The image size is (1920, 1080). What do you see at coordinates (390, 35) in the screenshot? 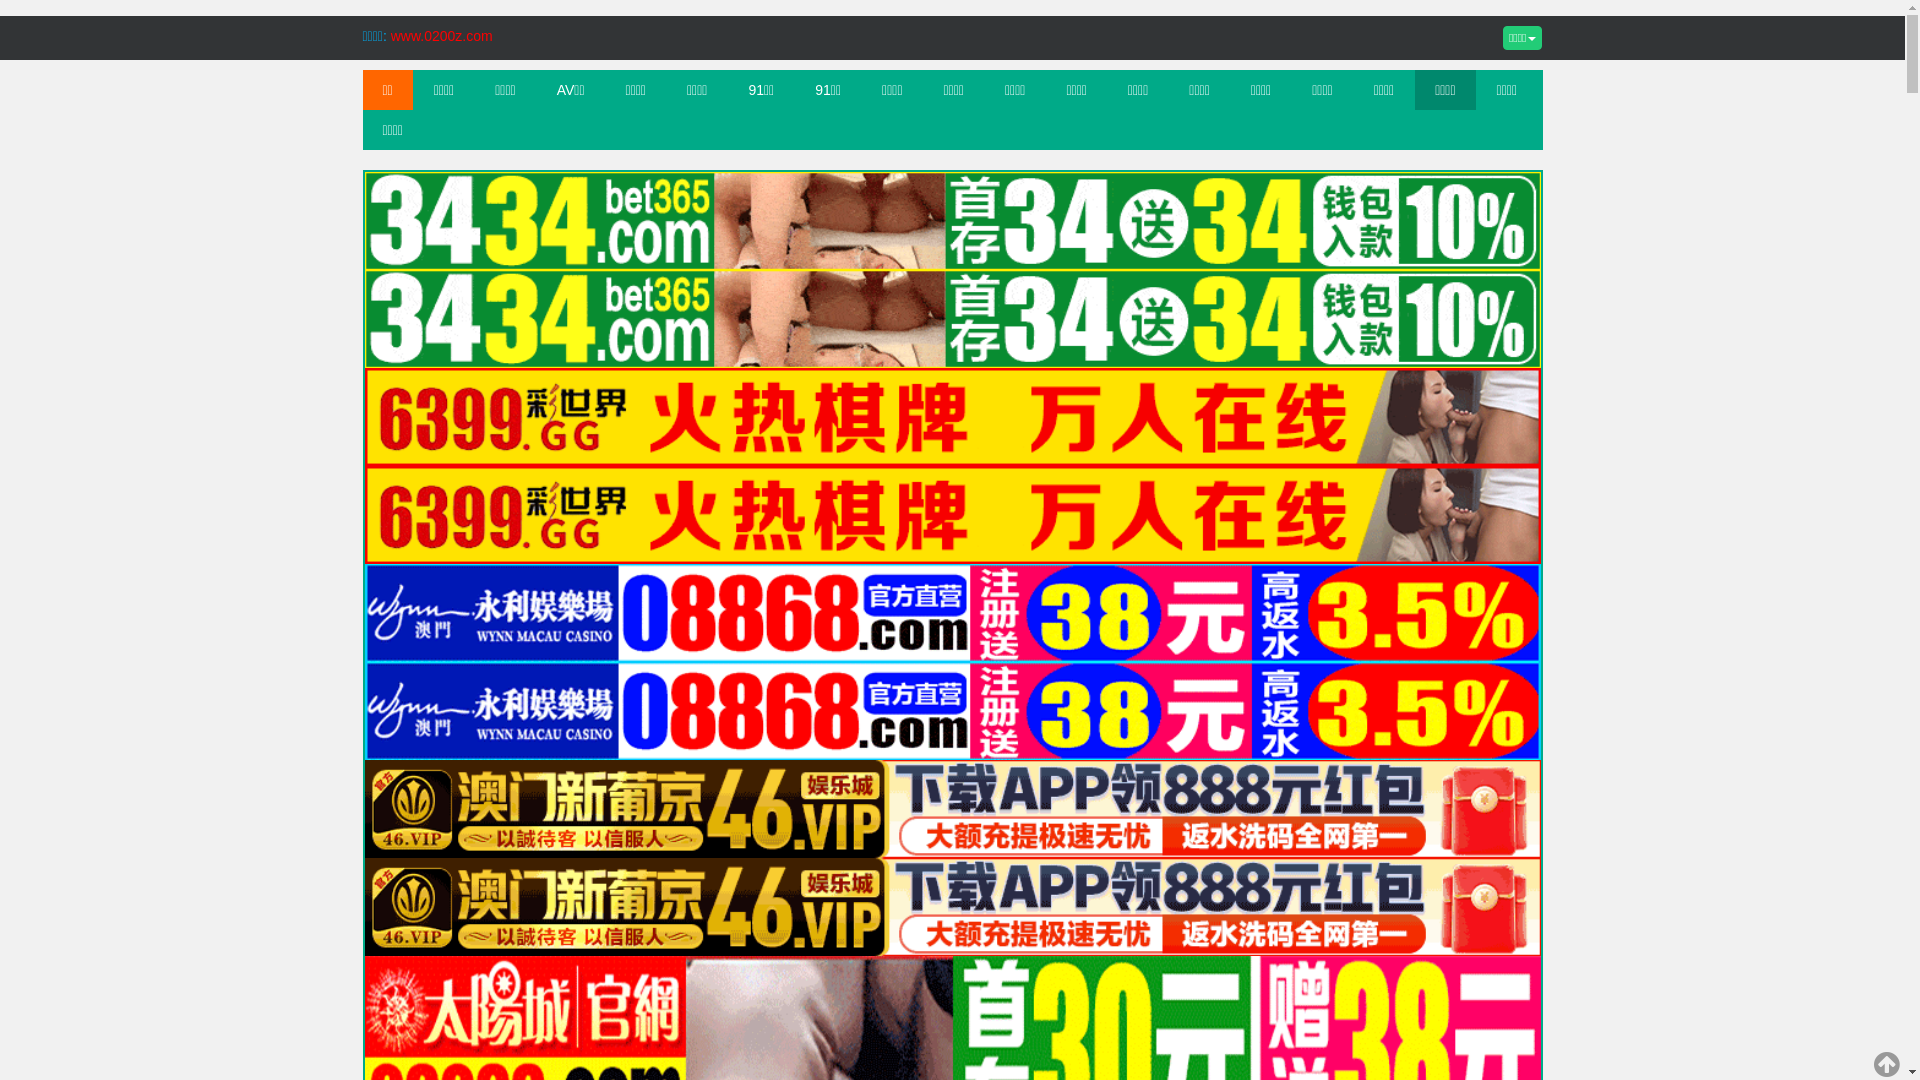
I see `'www.0200z.com'` at bounding box center [390, 35].